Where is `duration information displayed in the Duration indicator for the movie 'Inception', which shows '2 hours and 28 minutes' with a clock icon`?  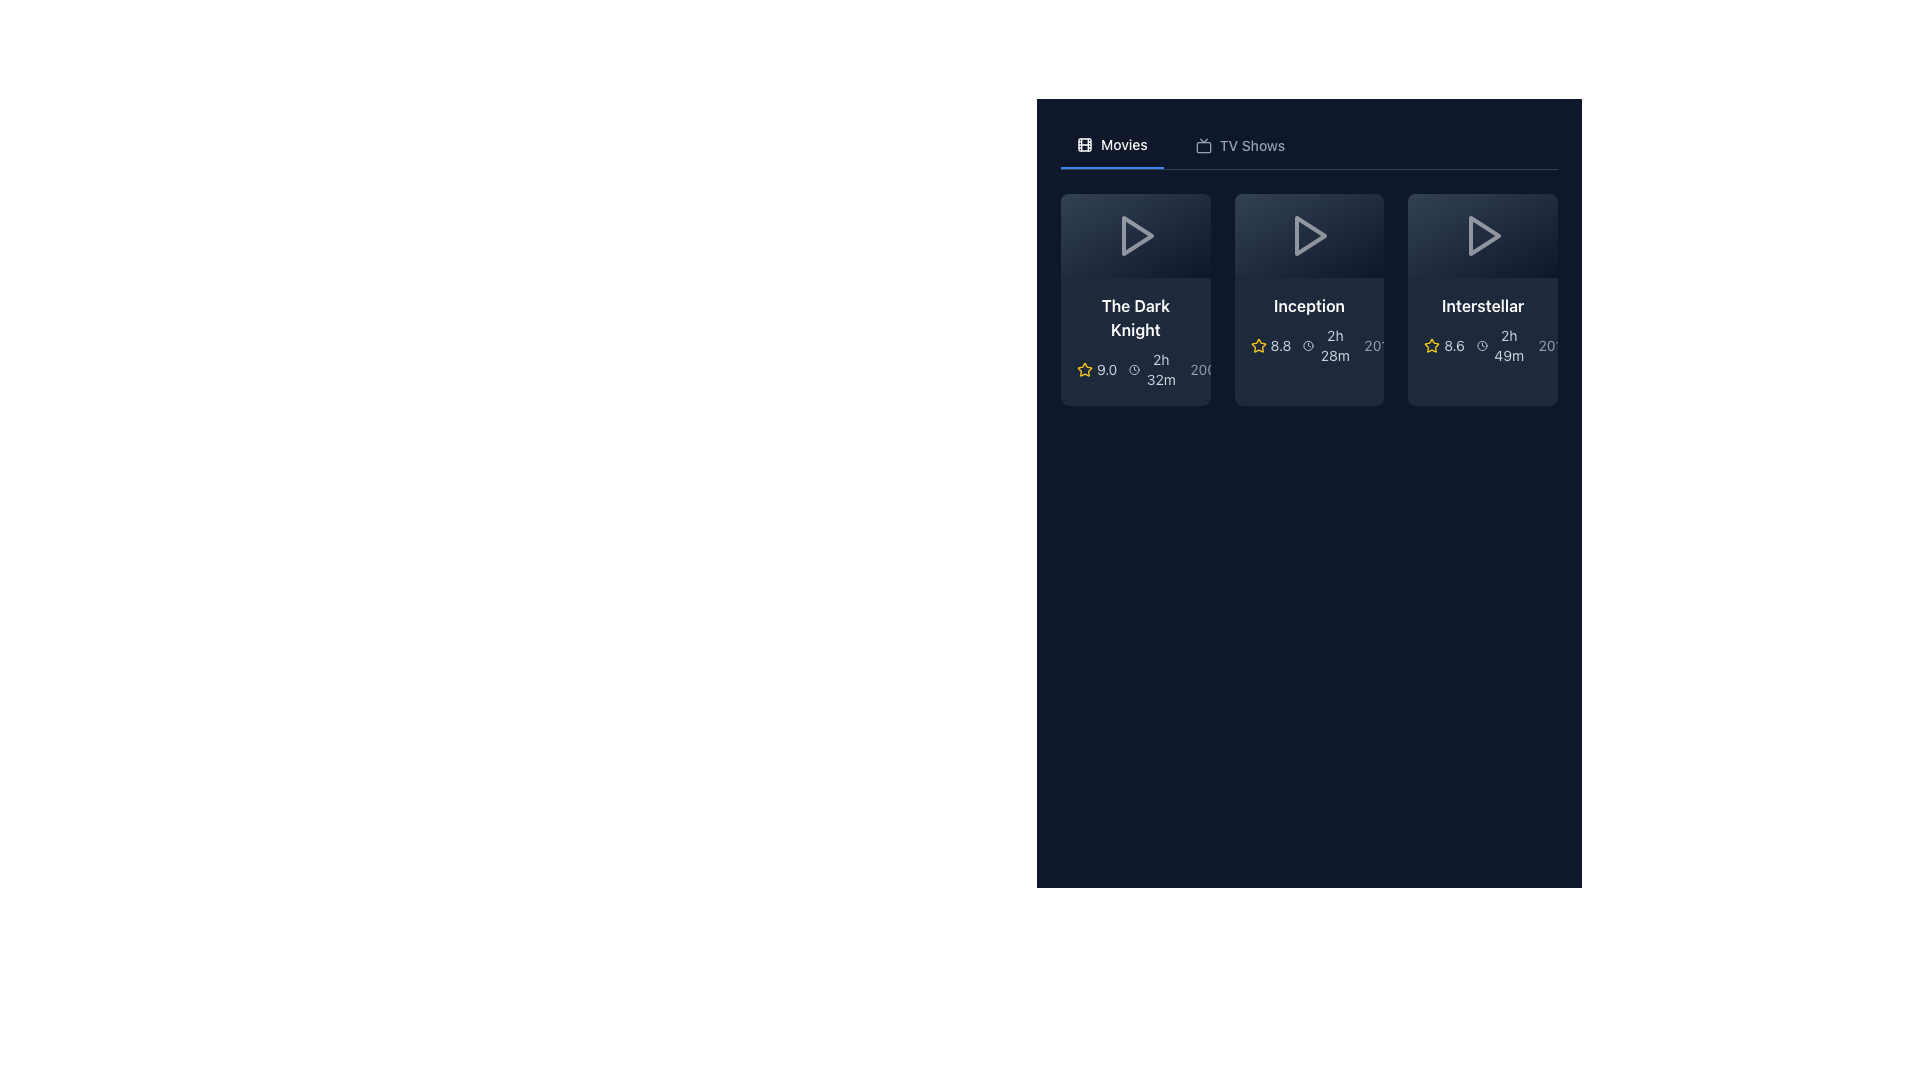 duration information displayed in the Duration indicator for the movie 'Inception', which shows '2 hours and 28 minutes' with a clock icon is located at coordinates (1327, 345).